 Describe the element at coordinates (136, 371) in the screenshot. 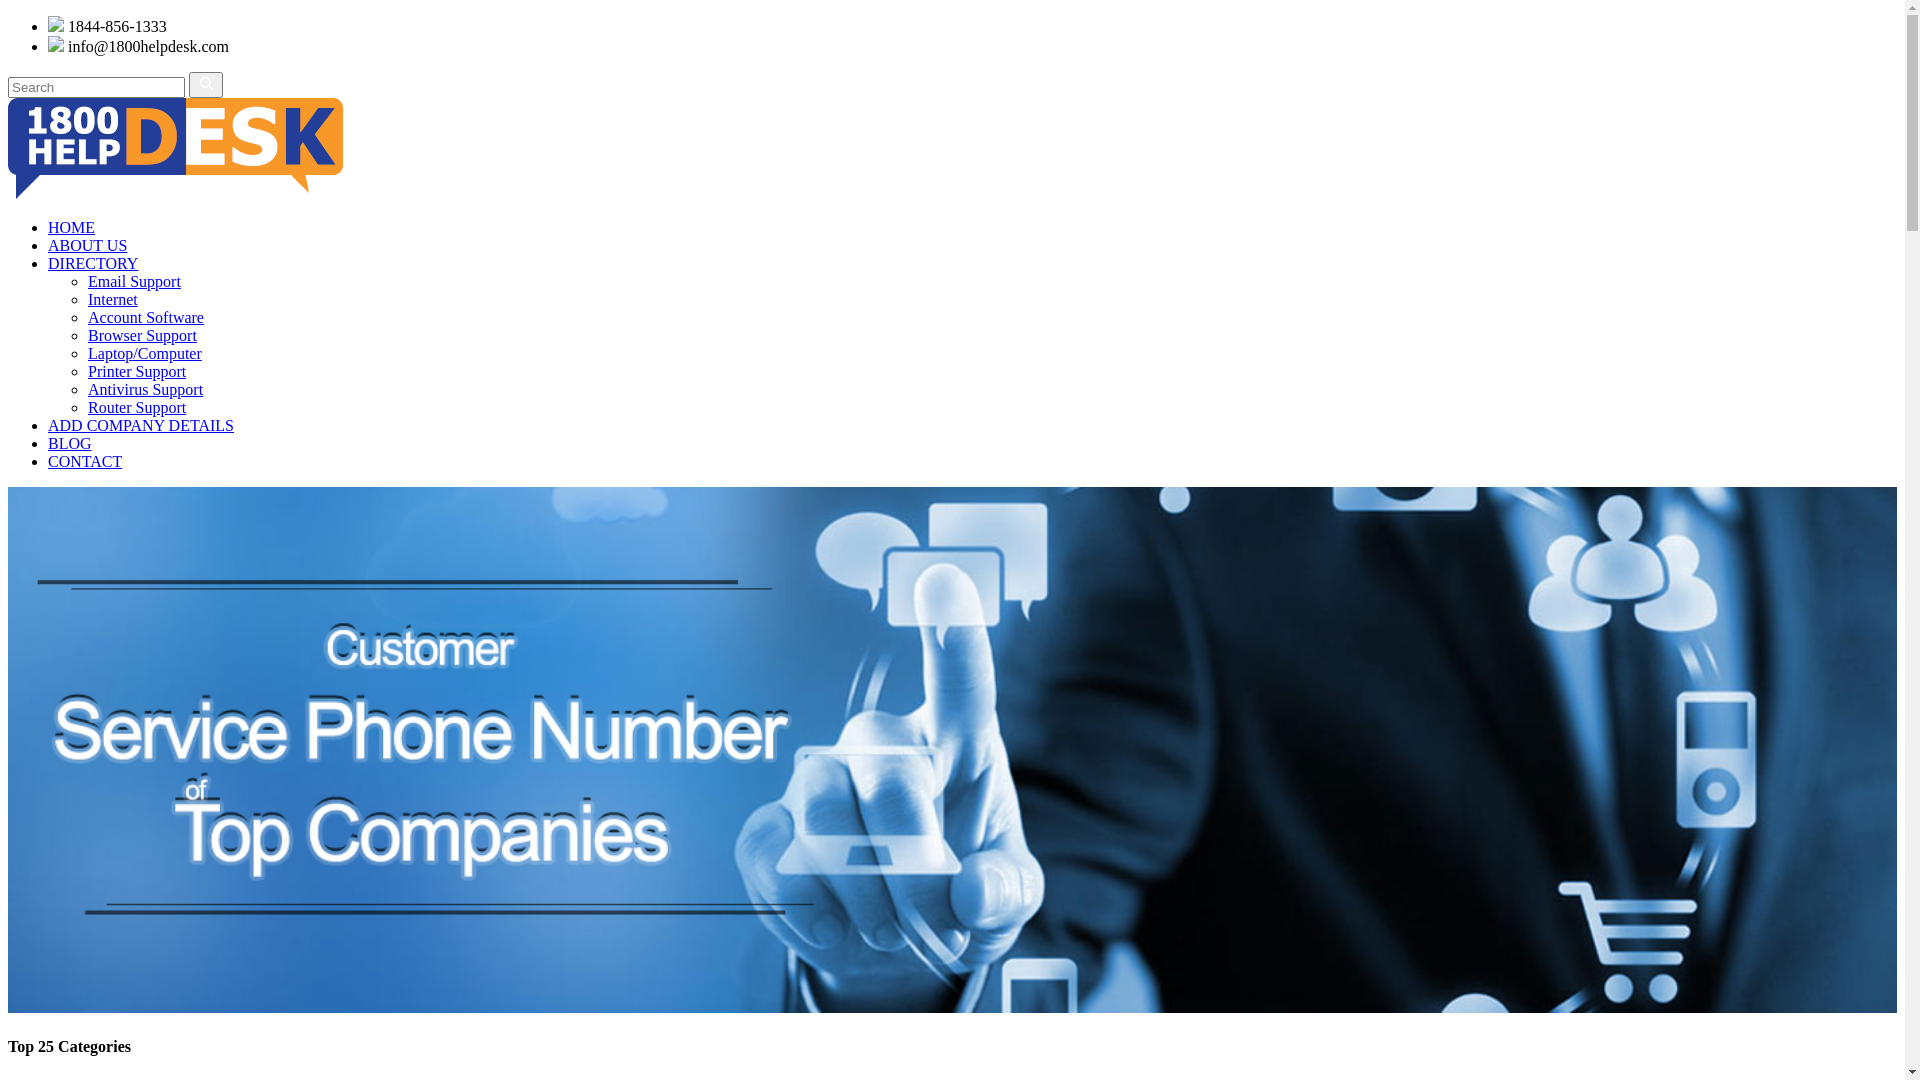

I see `'Printer Support'` at that location.